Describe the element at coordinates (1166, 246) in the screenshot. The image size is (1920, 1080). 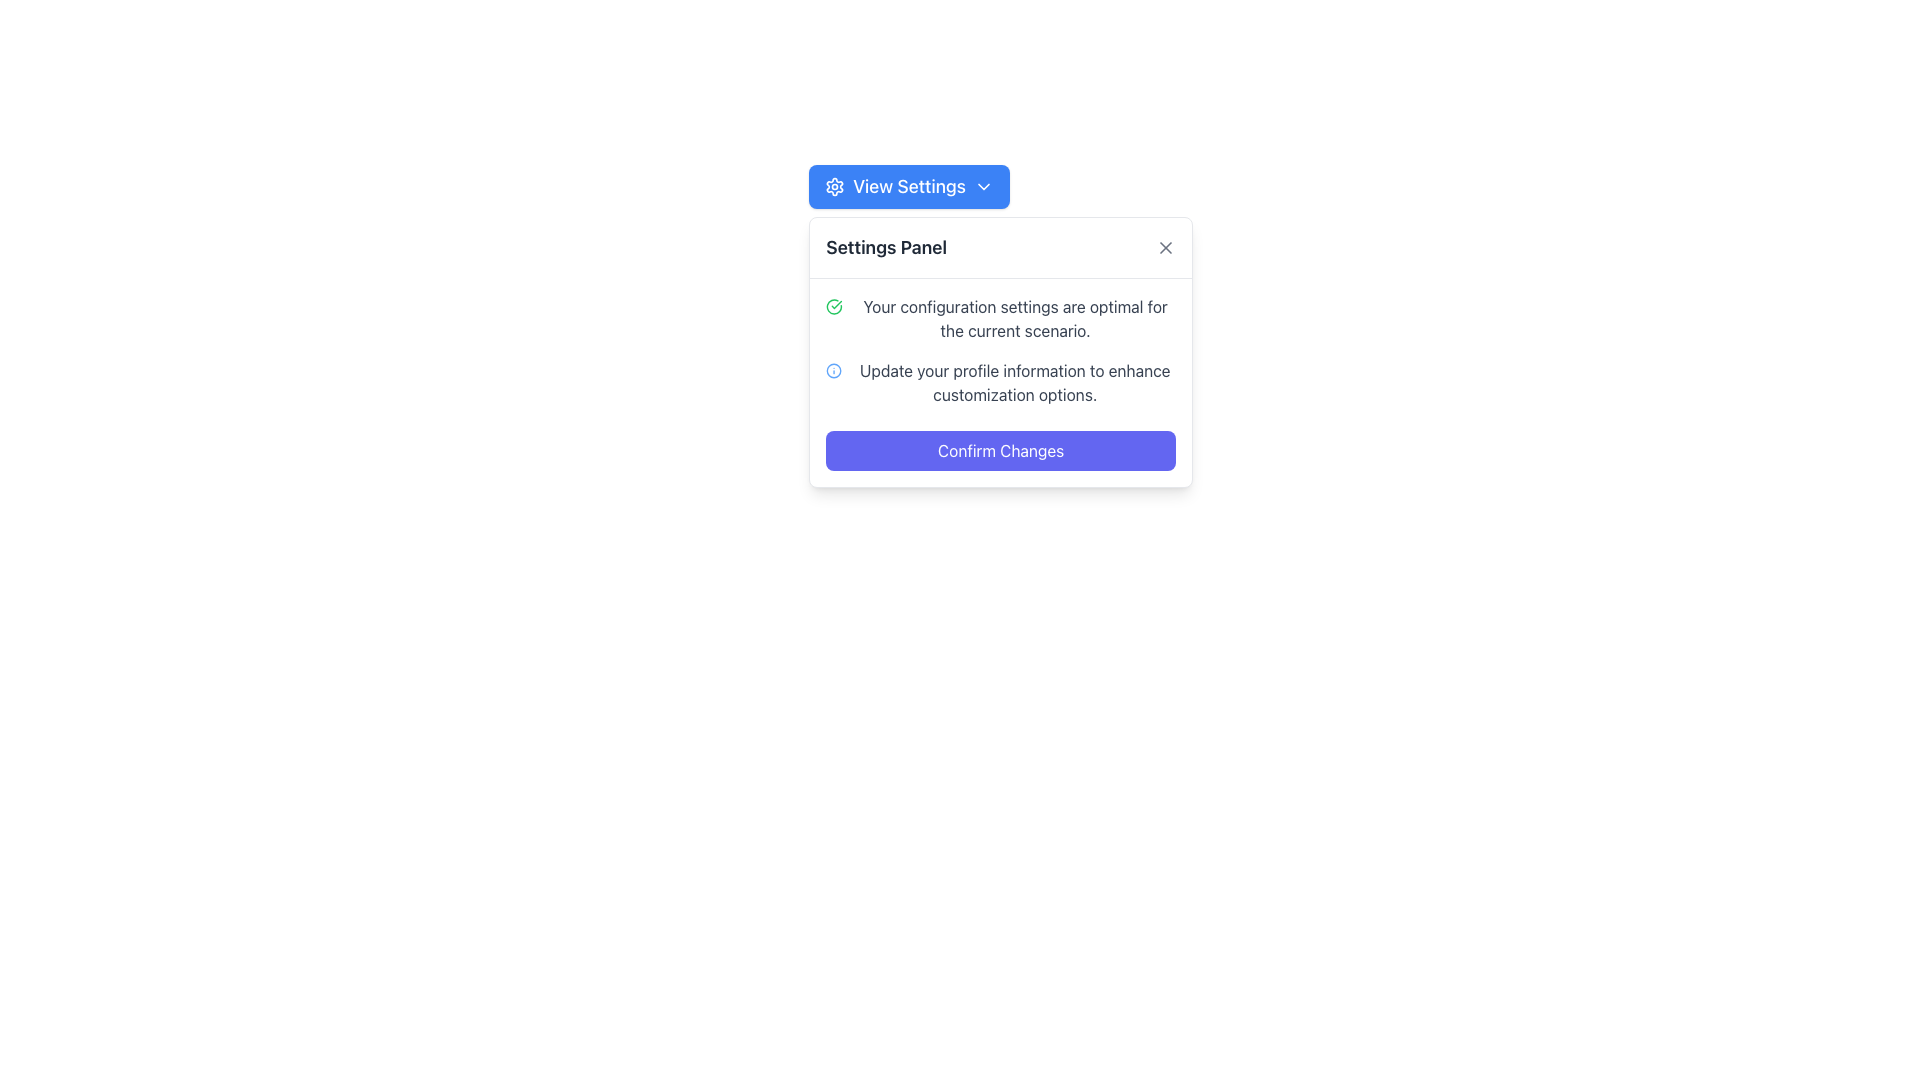
I see `the 'Close' or 'Dismiss' button located in the top-right corner of the 'Settings Panel' and press Enter to activate it` at that location.